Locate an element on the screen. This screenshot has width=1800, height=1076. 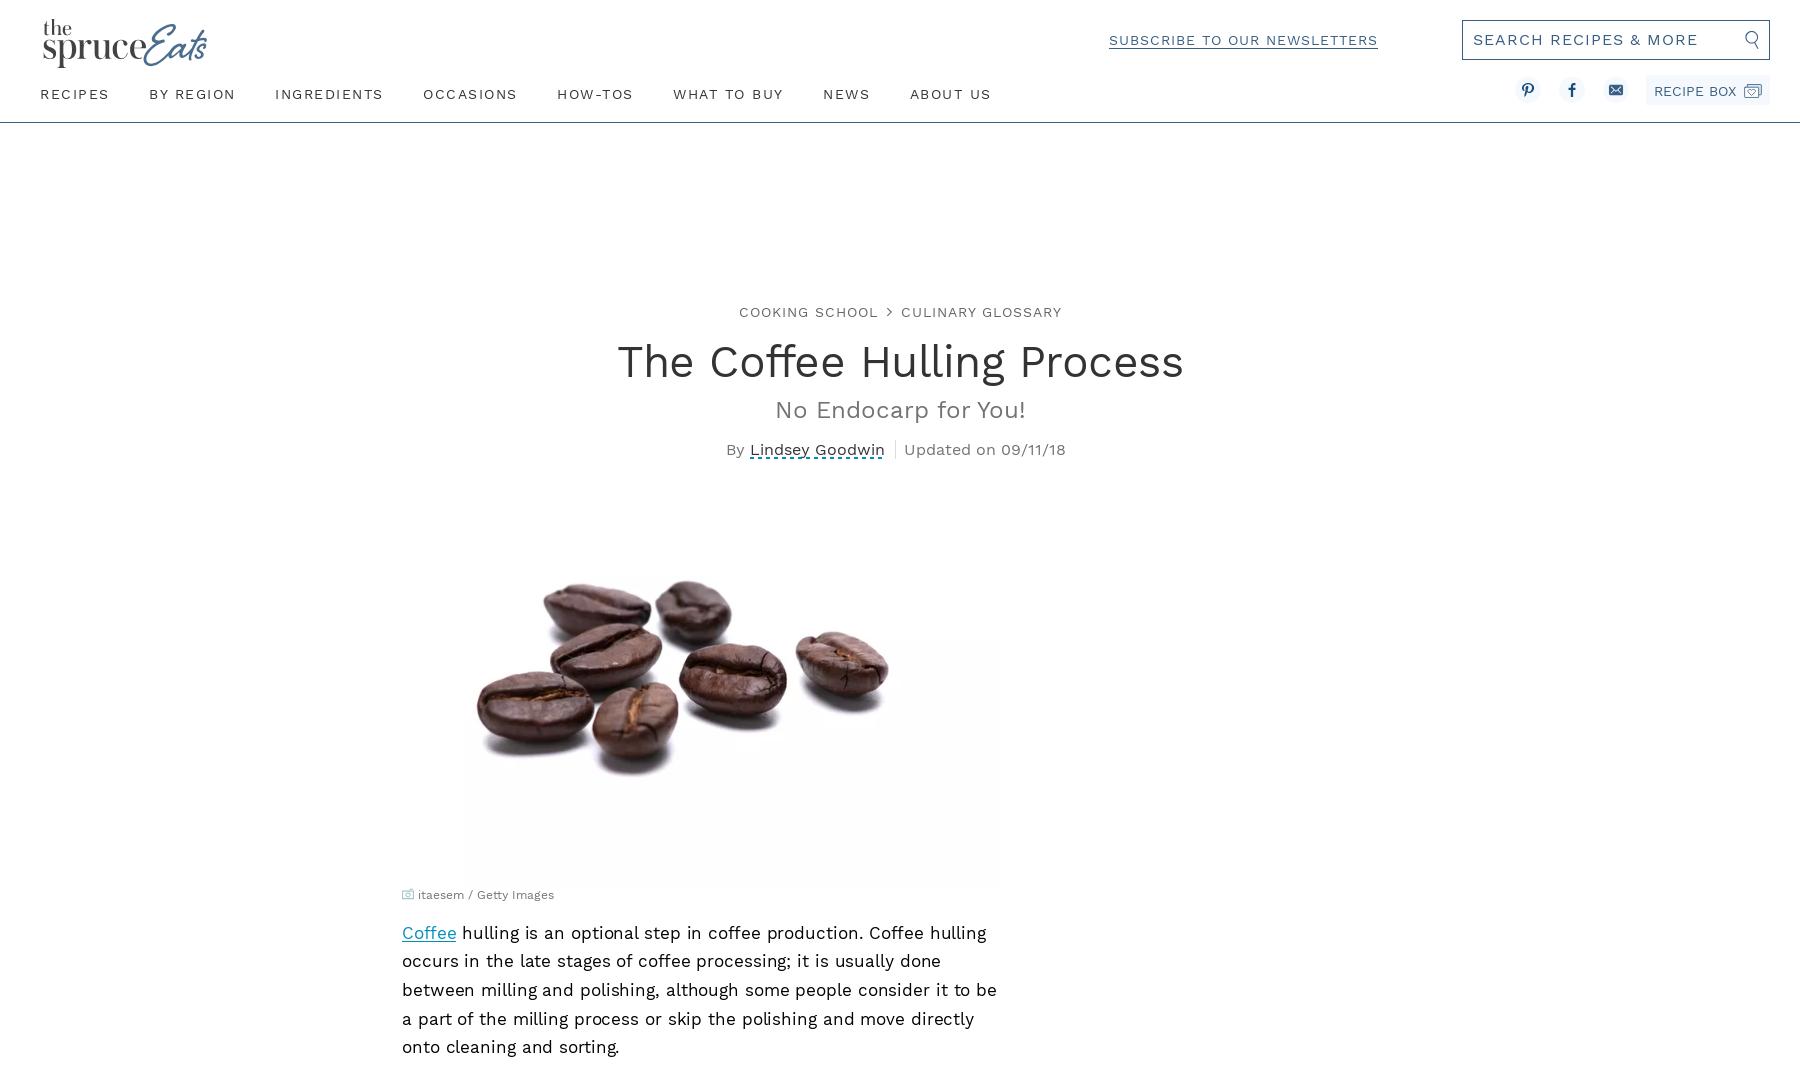
'News' is located at coordinates (846, 91).